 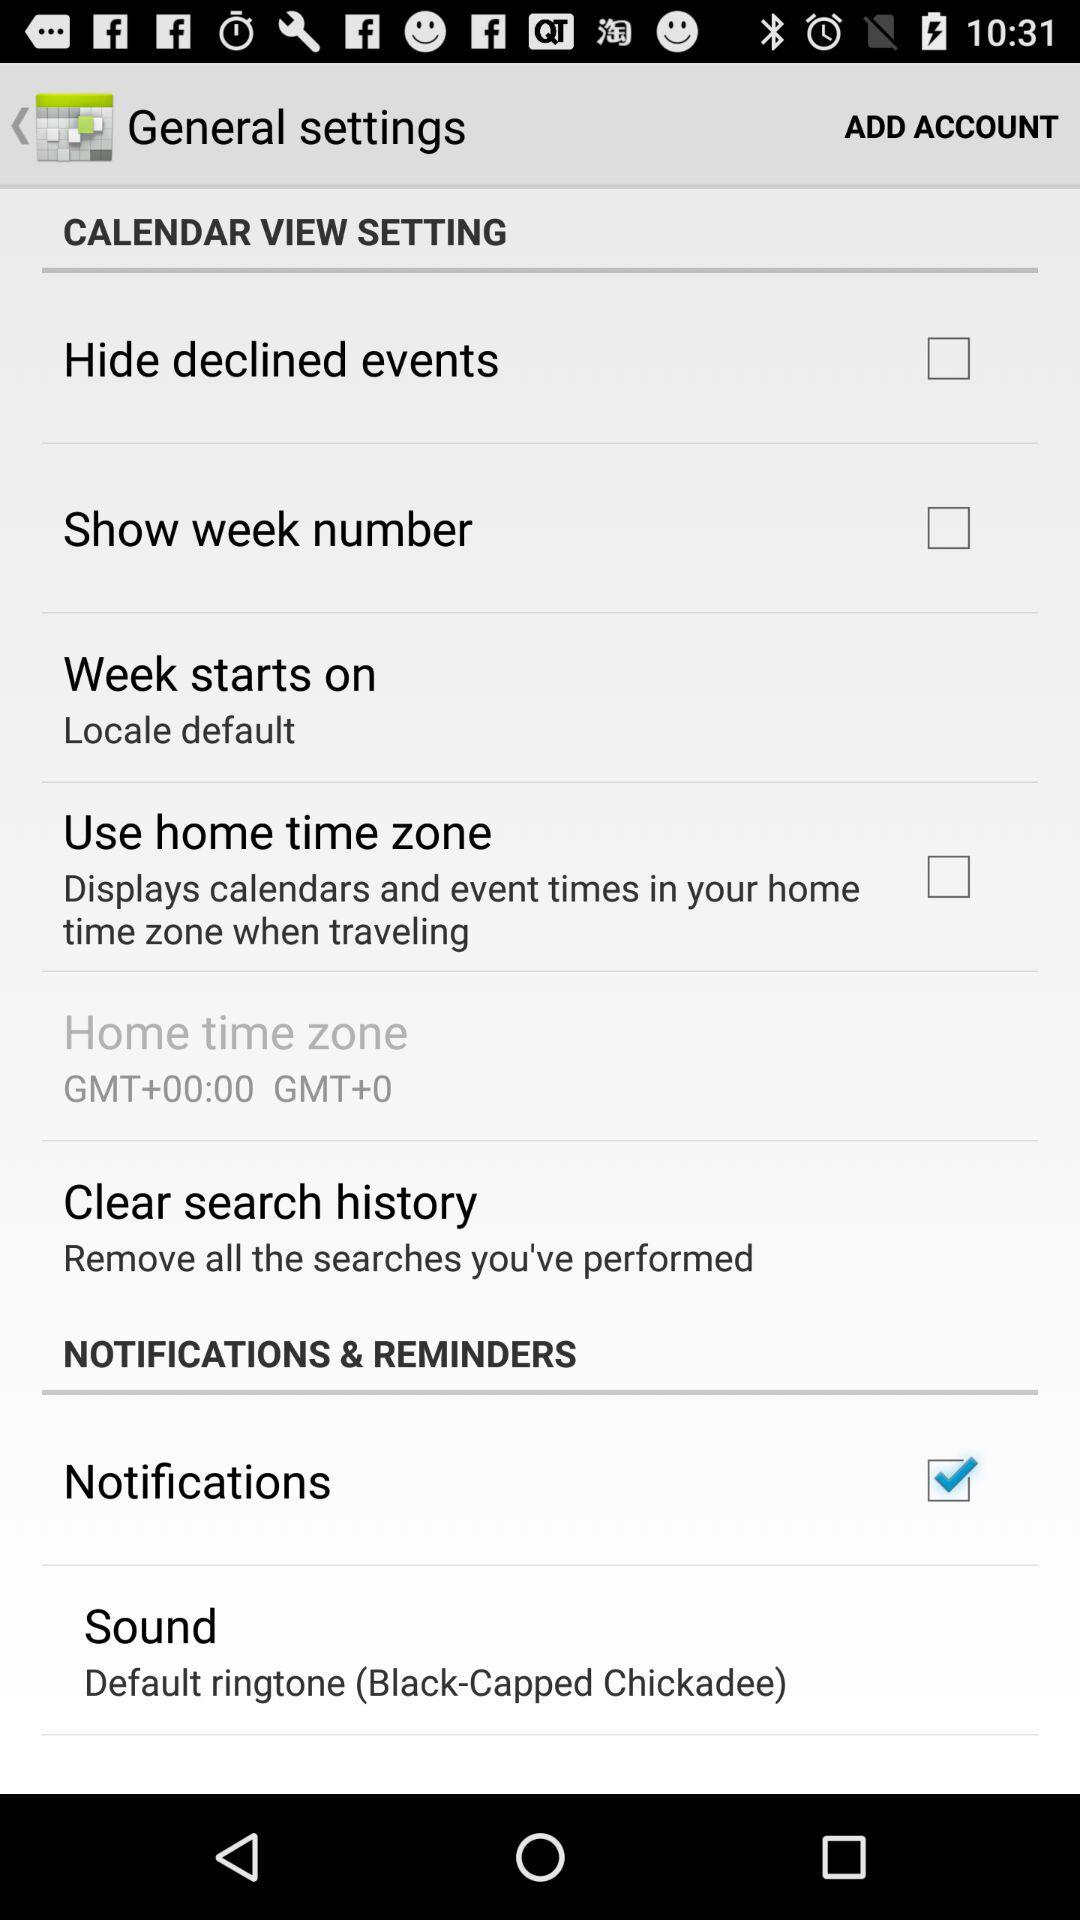 What do you see at coordinates (540, 1353) in the screenshot?
I see `app below the remove all the app` at bounding box center [540, 1353].